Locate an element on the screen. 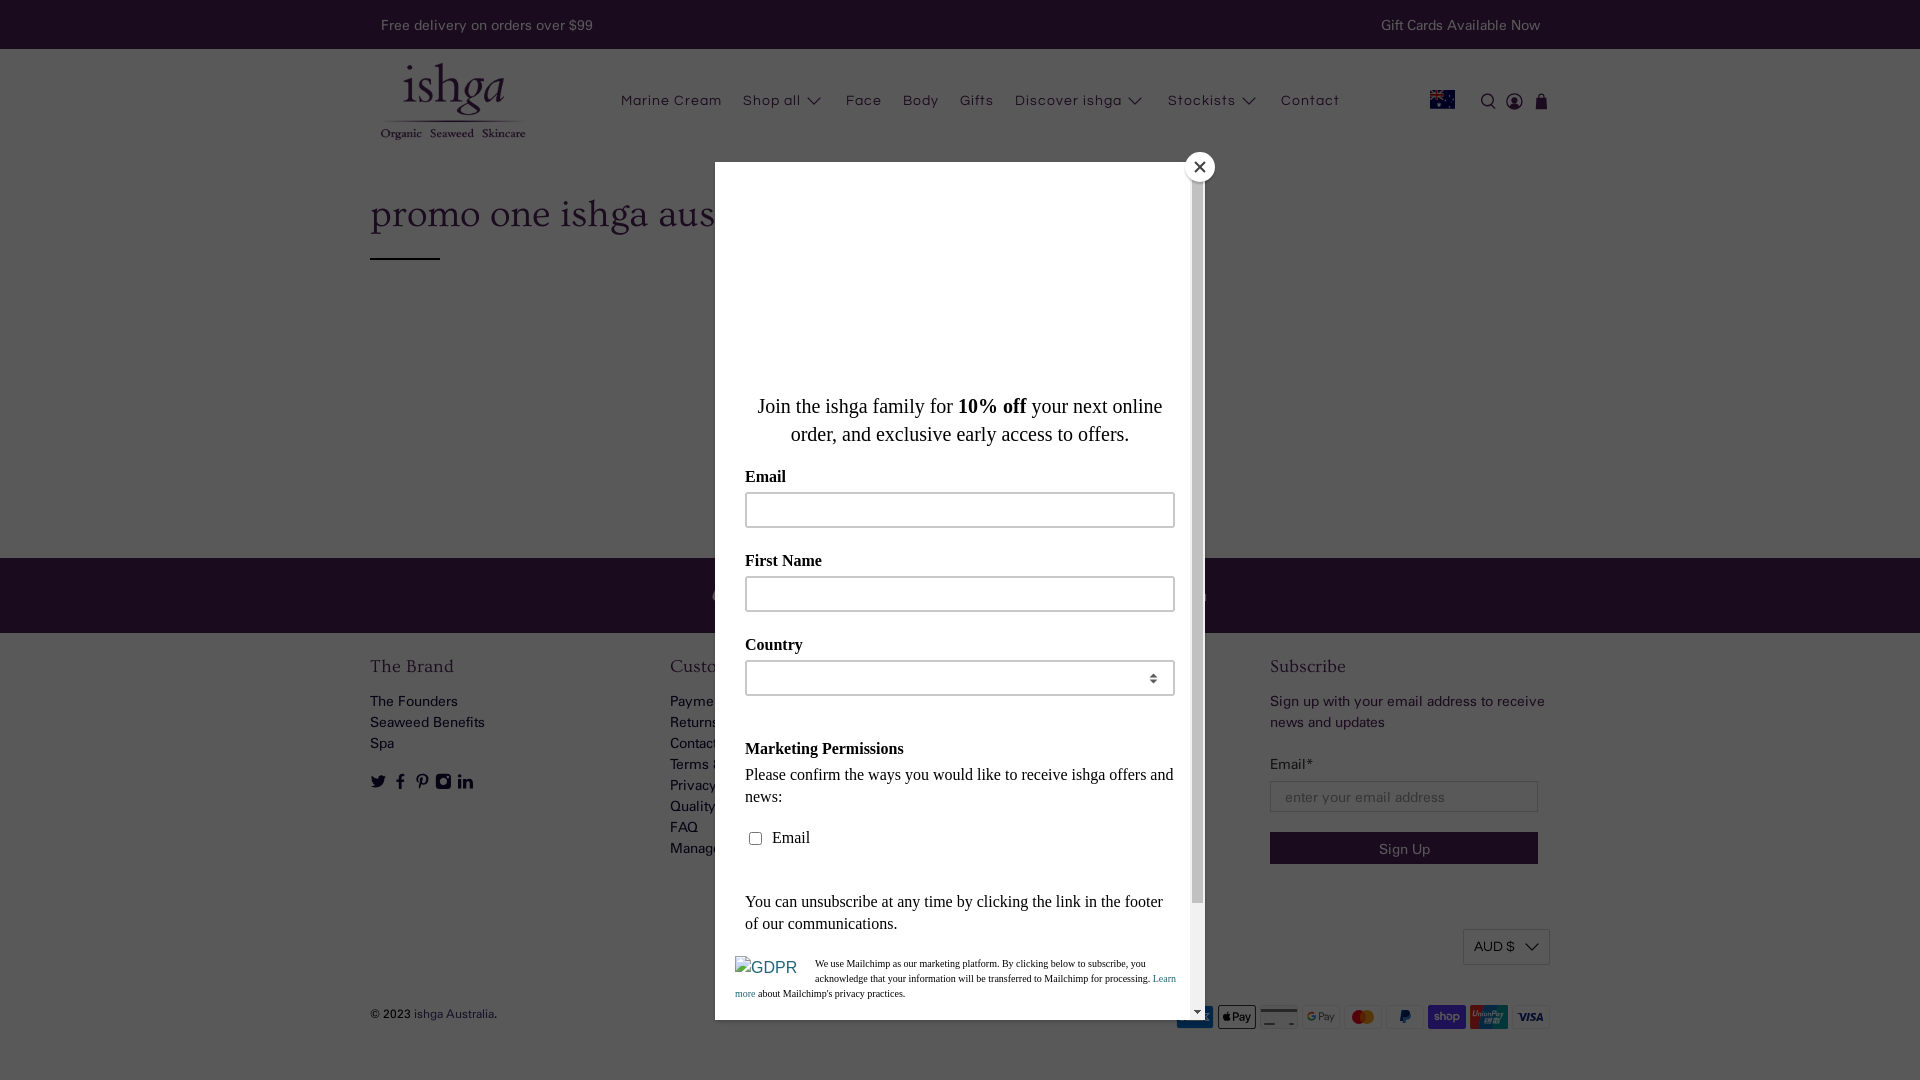 Image resolution: width=1920 pixels, height=1080 pixels. 'Contact Us' is located at coordinates (704, 742).